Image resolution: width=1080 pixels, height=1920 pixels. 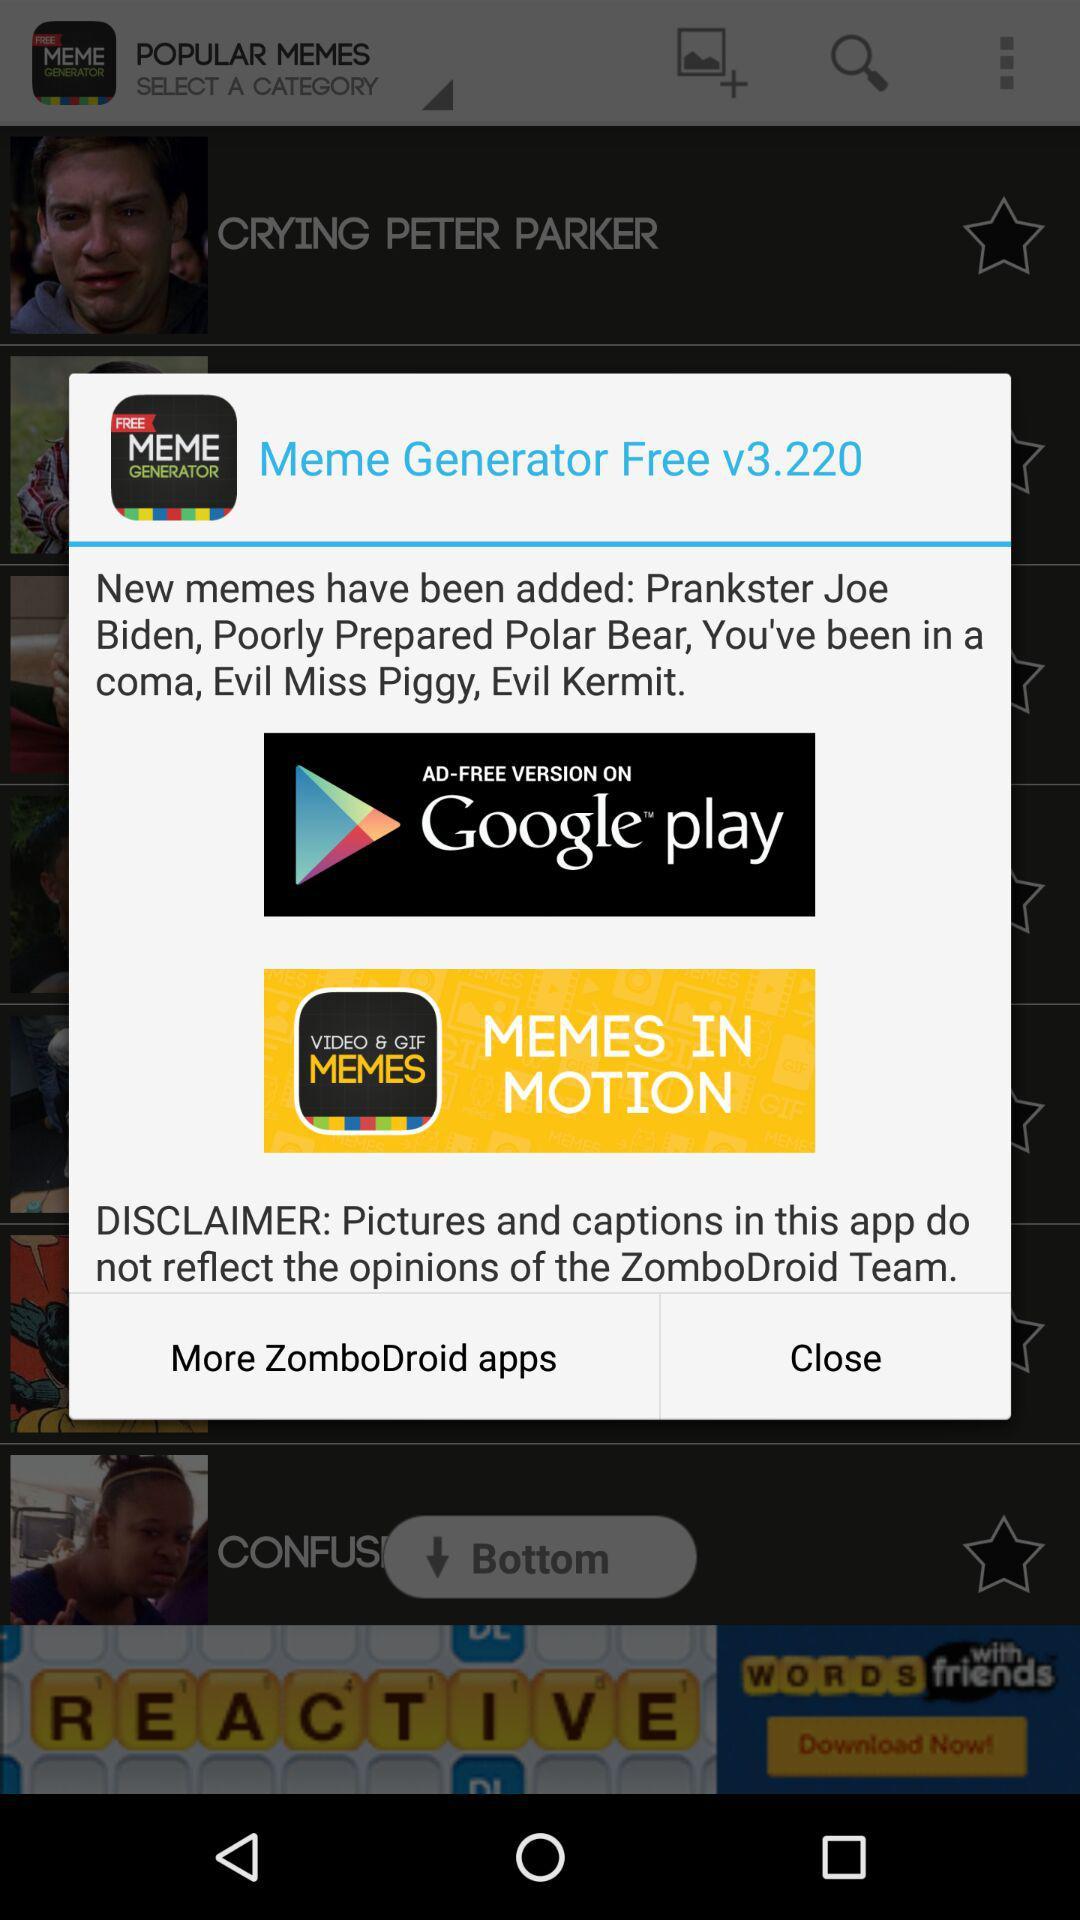 What do you see at coordinates (835, 1356) in the screenshot?
I see `the icon at the bottom right corner` at bounding box center [835, 1356].